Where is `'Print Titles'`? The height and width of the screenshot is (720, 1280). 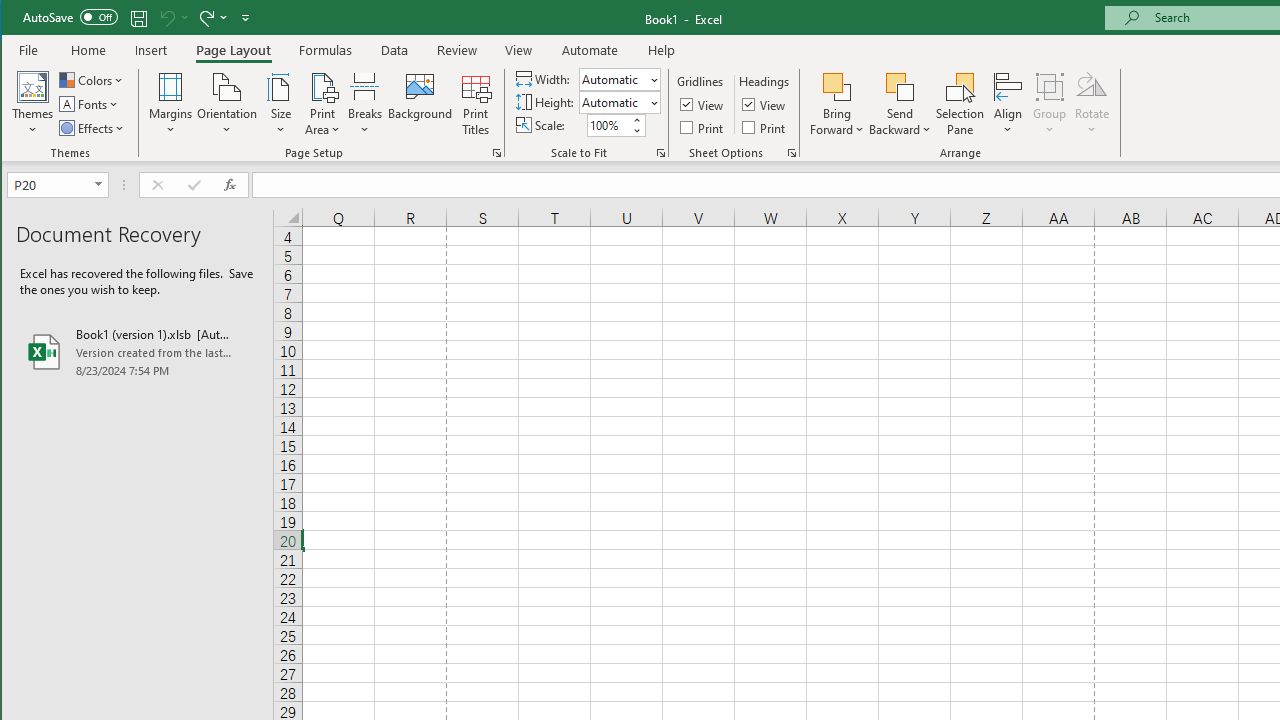
'Print Titles' is located at coordinates (474, 104).